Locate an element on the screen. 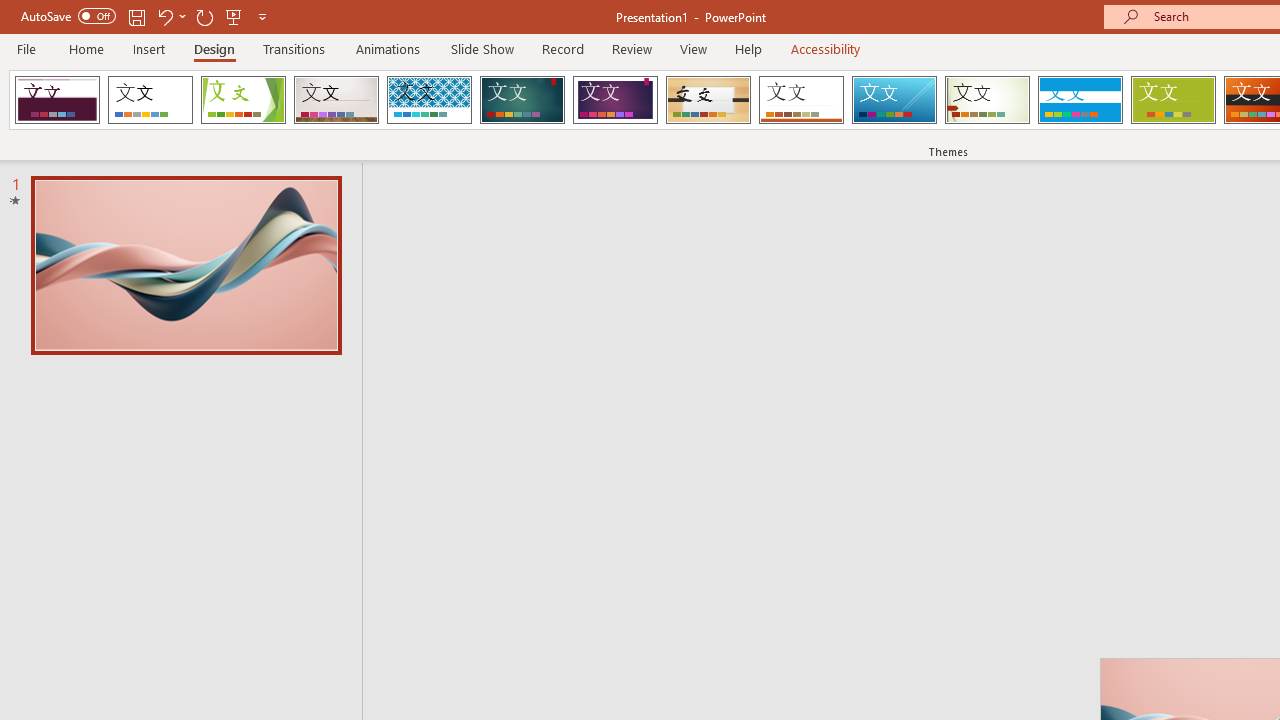 The height and width of the screenshot is (720, 1280). 'Basis' is located at coordinates (1173, 100).